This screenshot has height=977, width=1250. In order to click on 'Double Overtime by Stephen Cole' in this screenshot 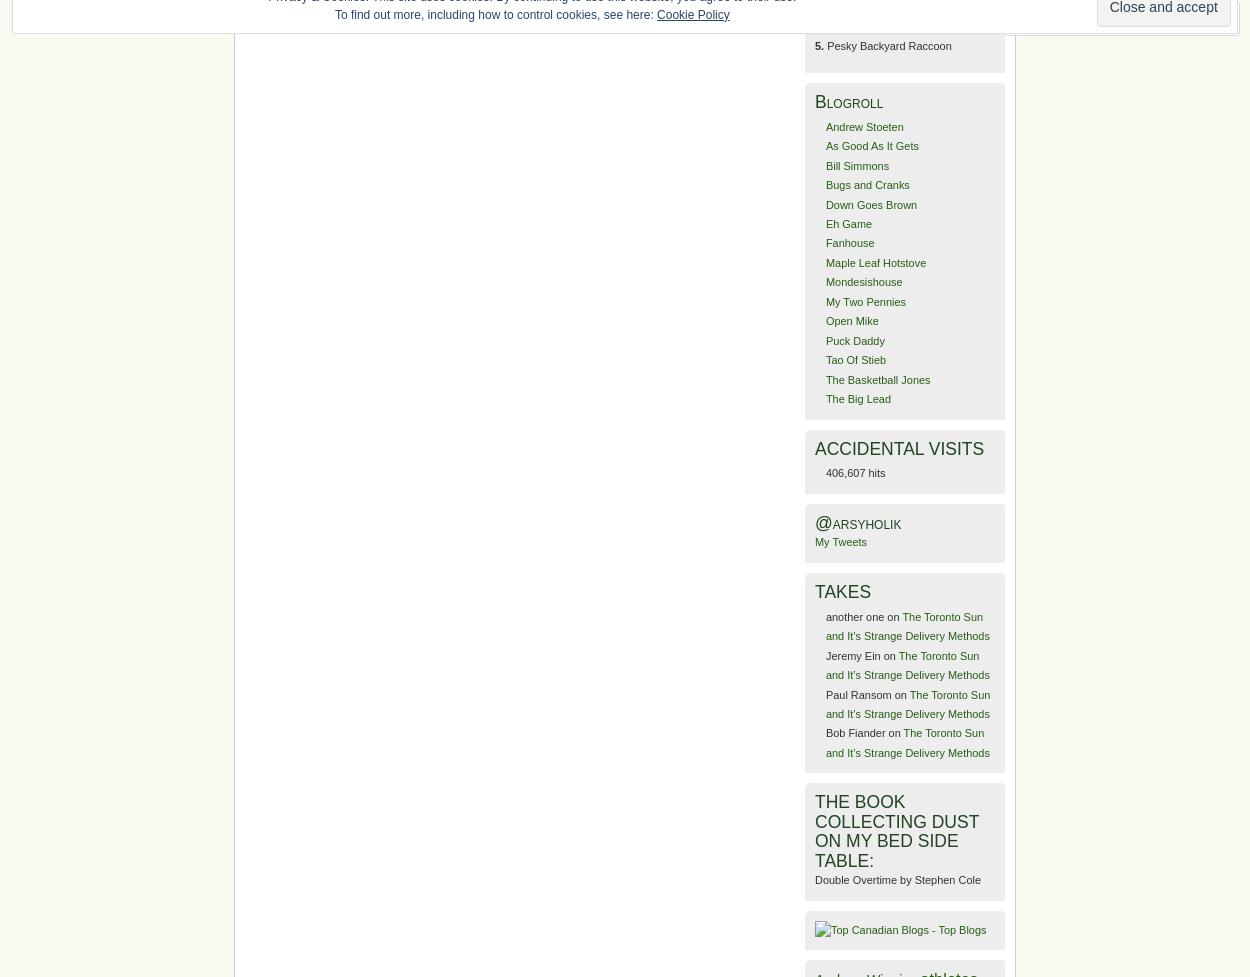, I will do `click(814, 878)`.